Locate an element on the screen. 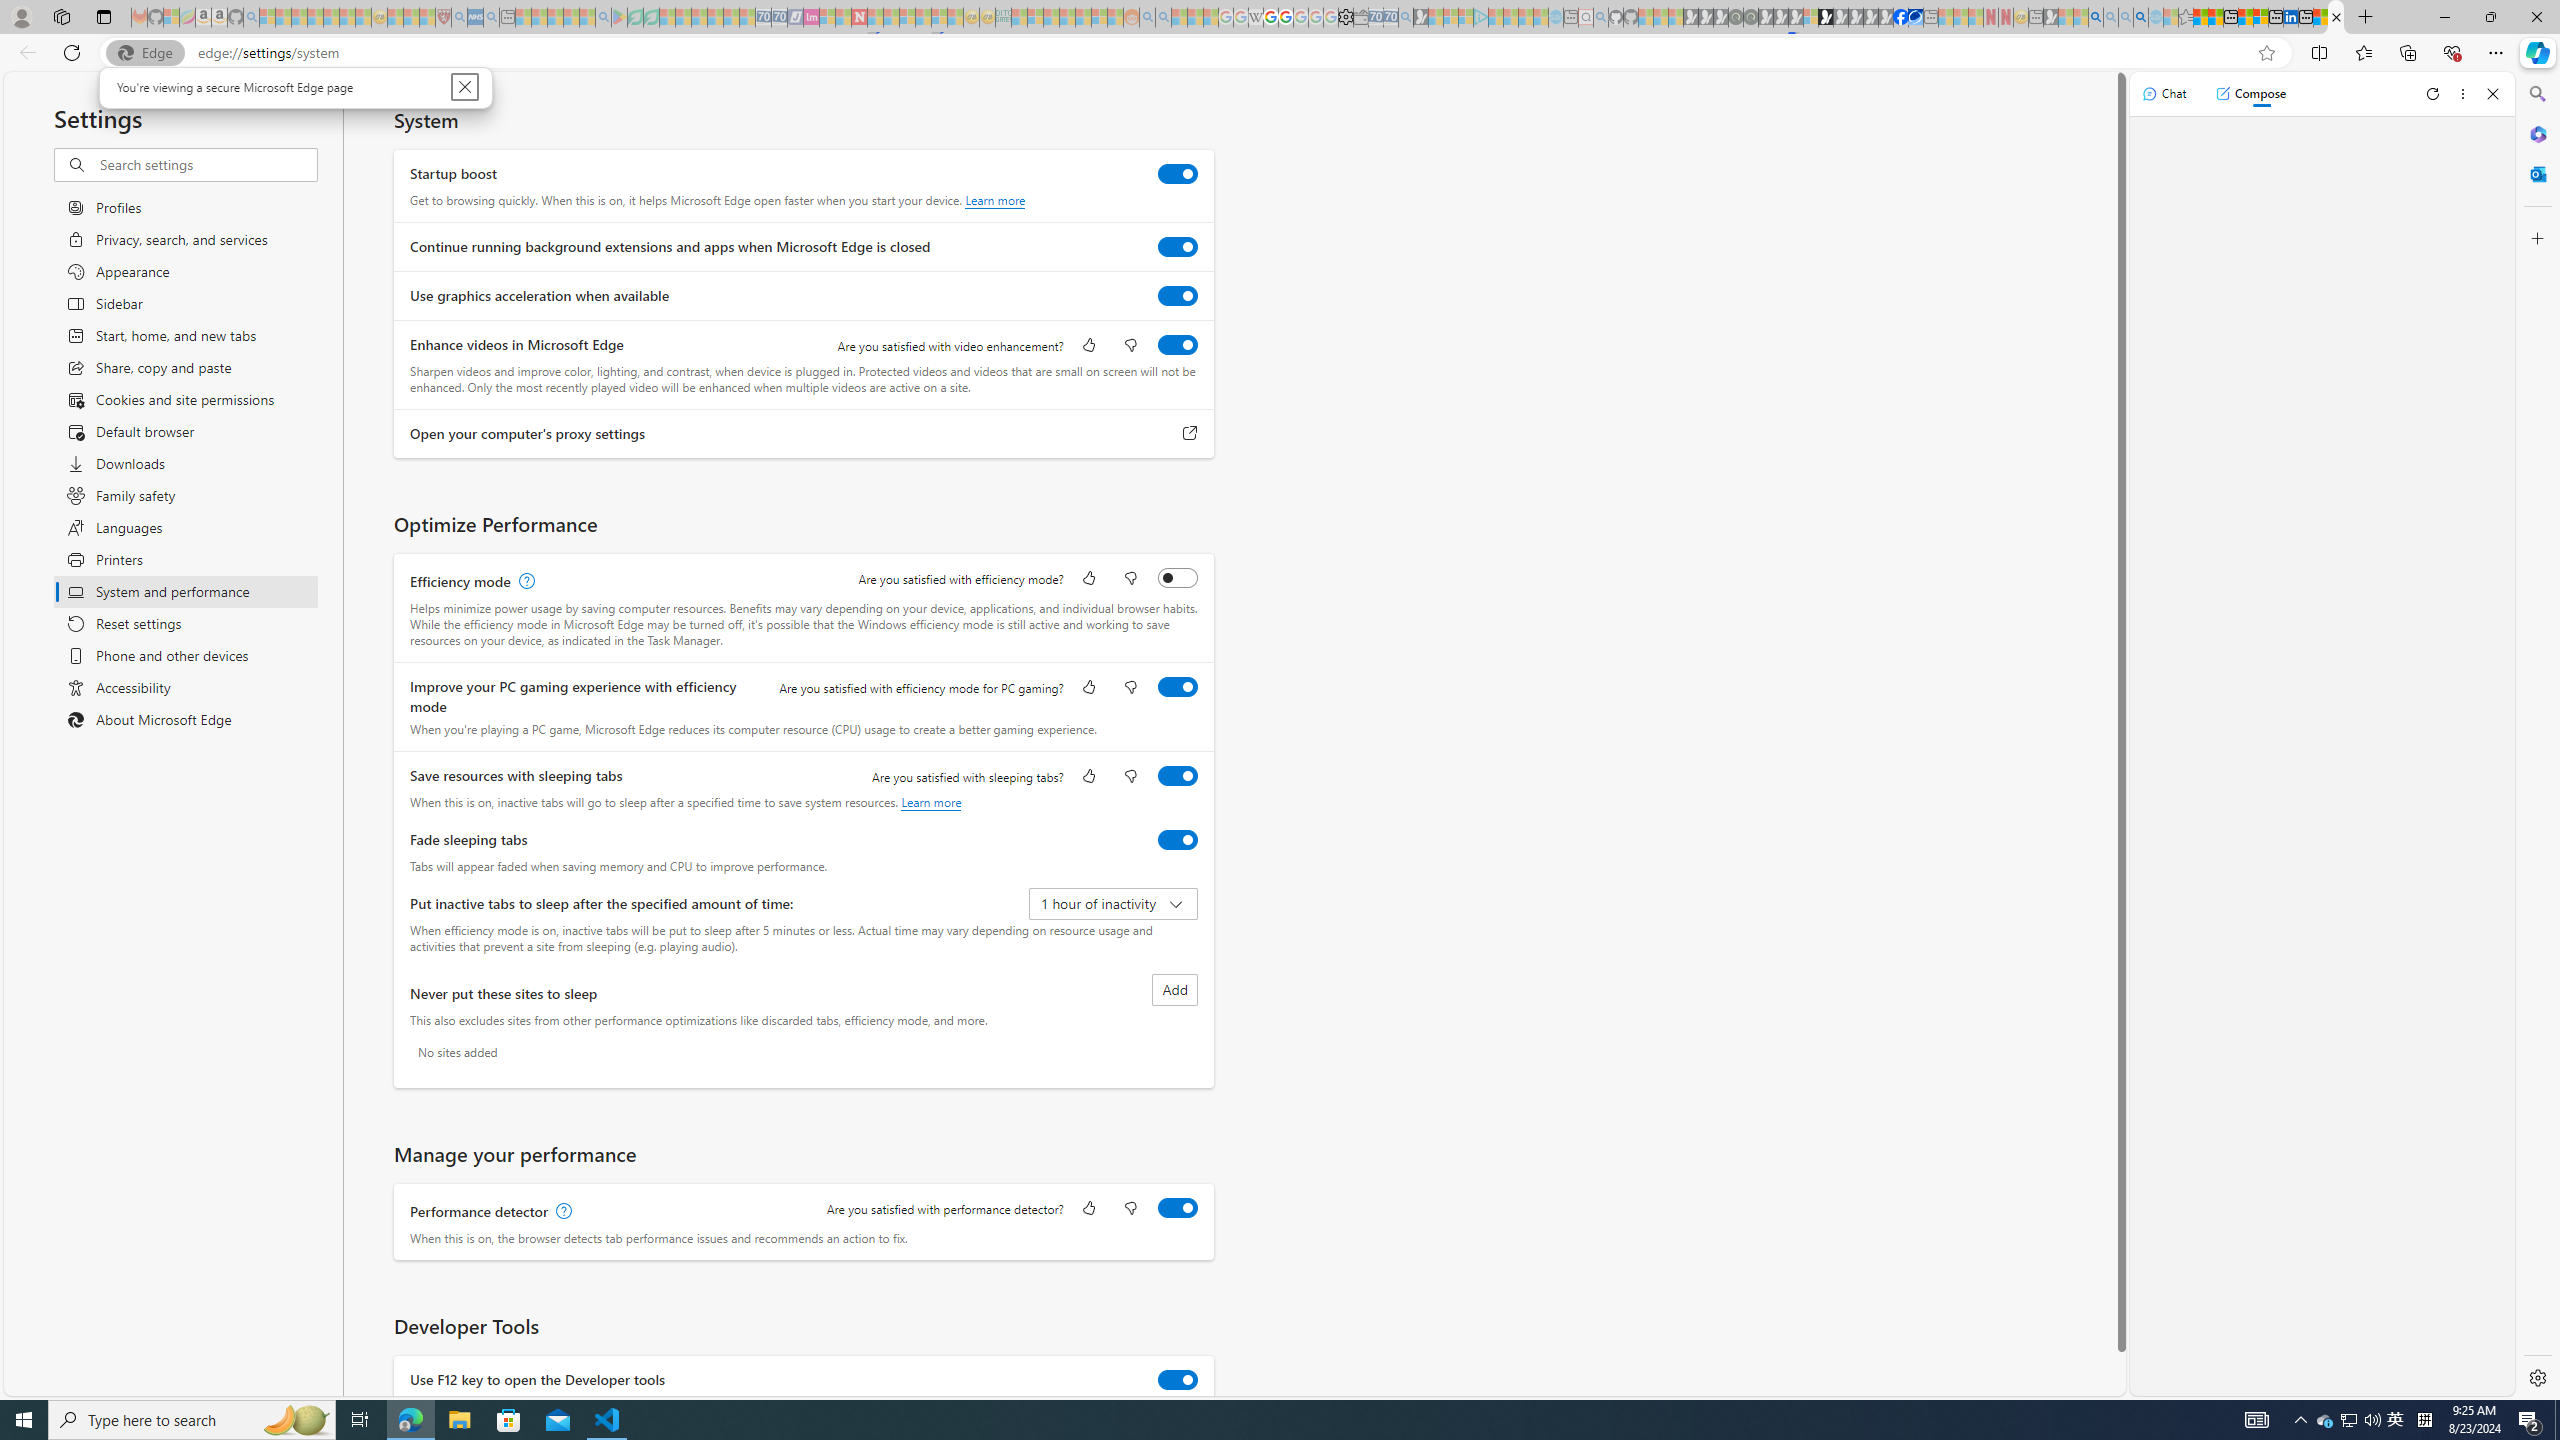 The image size is (2560, 1440). 'Action Center, 2 new notifications' is located at coordinates (2530, 1418).